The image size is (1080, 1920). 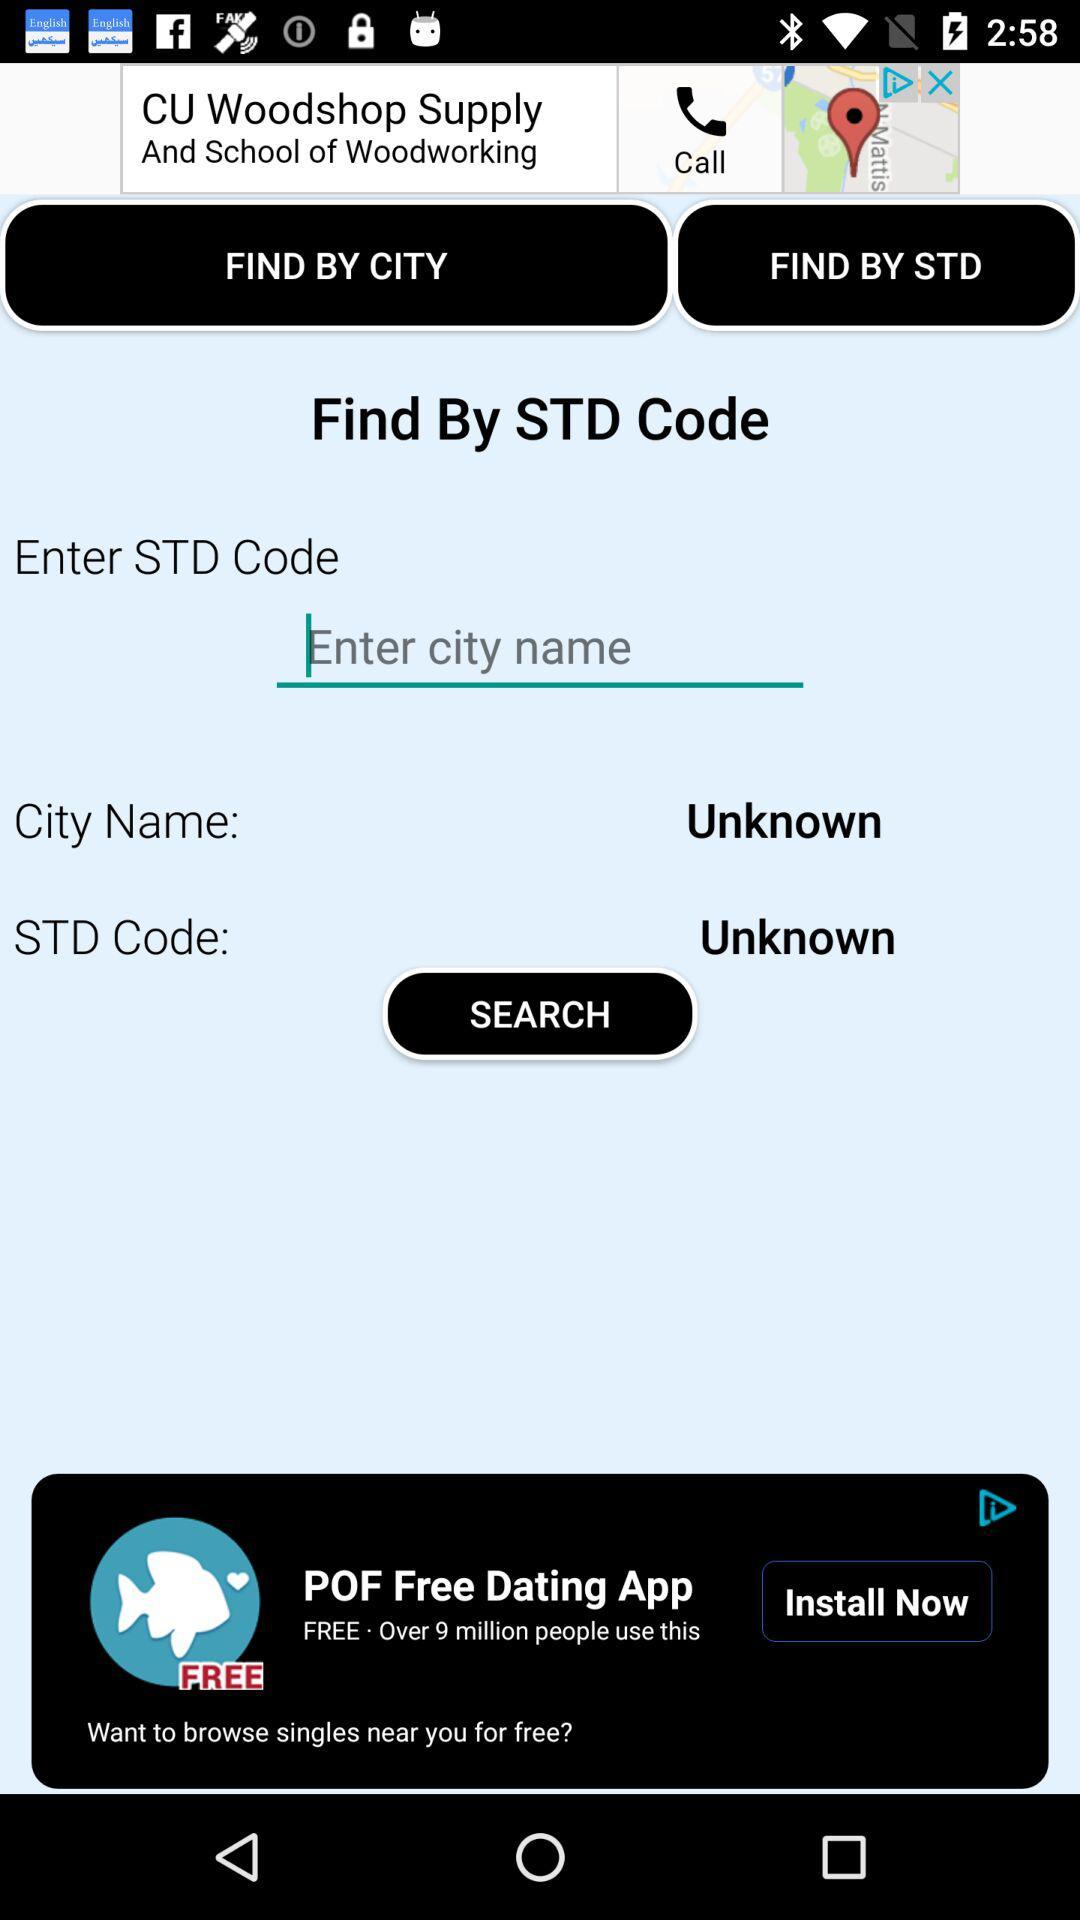 What do you see at coordinates (174, 1601) in the screenshot?
I see `open browser` at bounding box center [174, 1601].